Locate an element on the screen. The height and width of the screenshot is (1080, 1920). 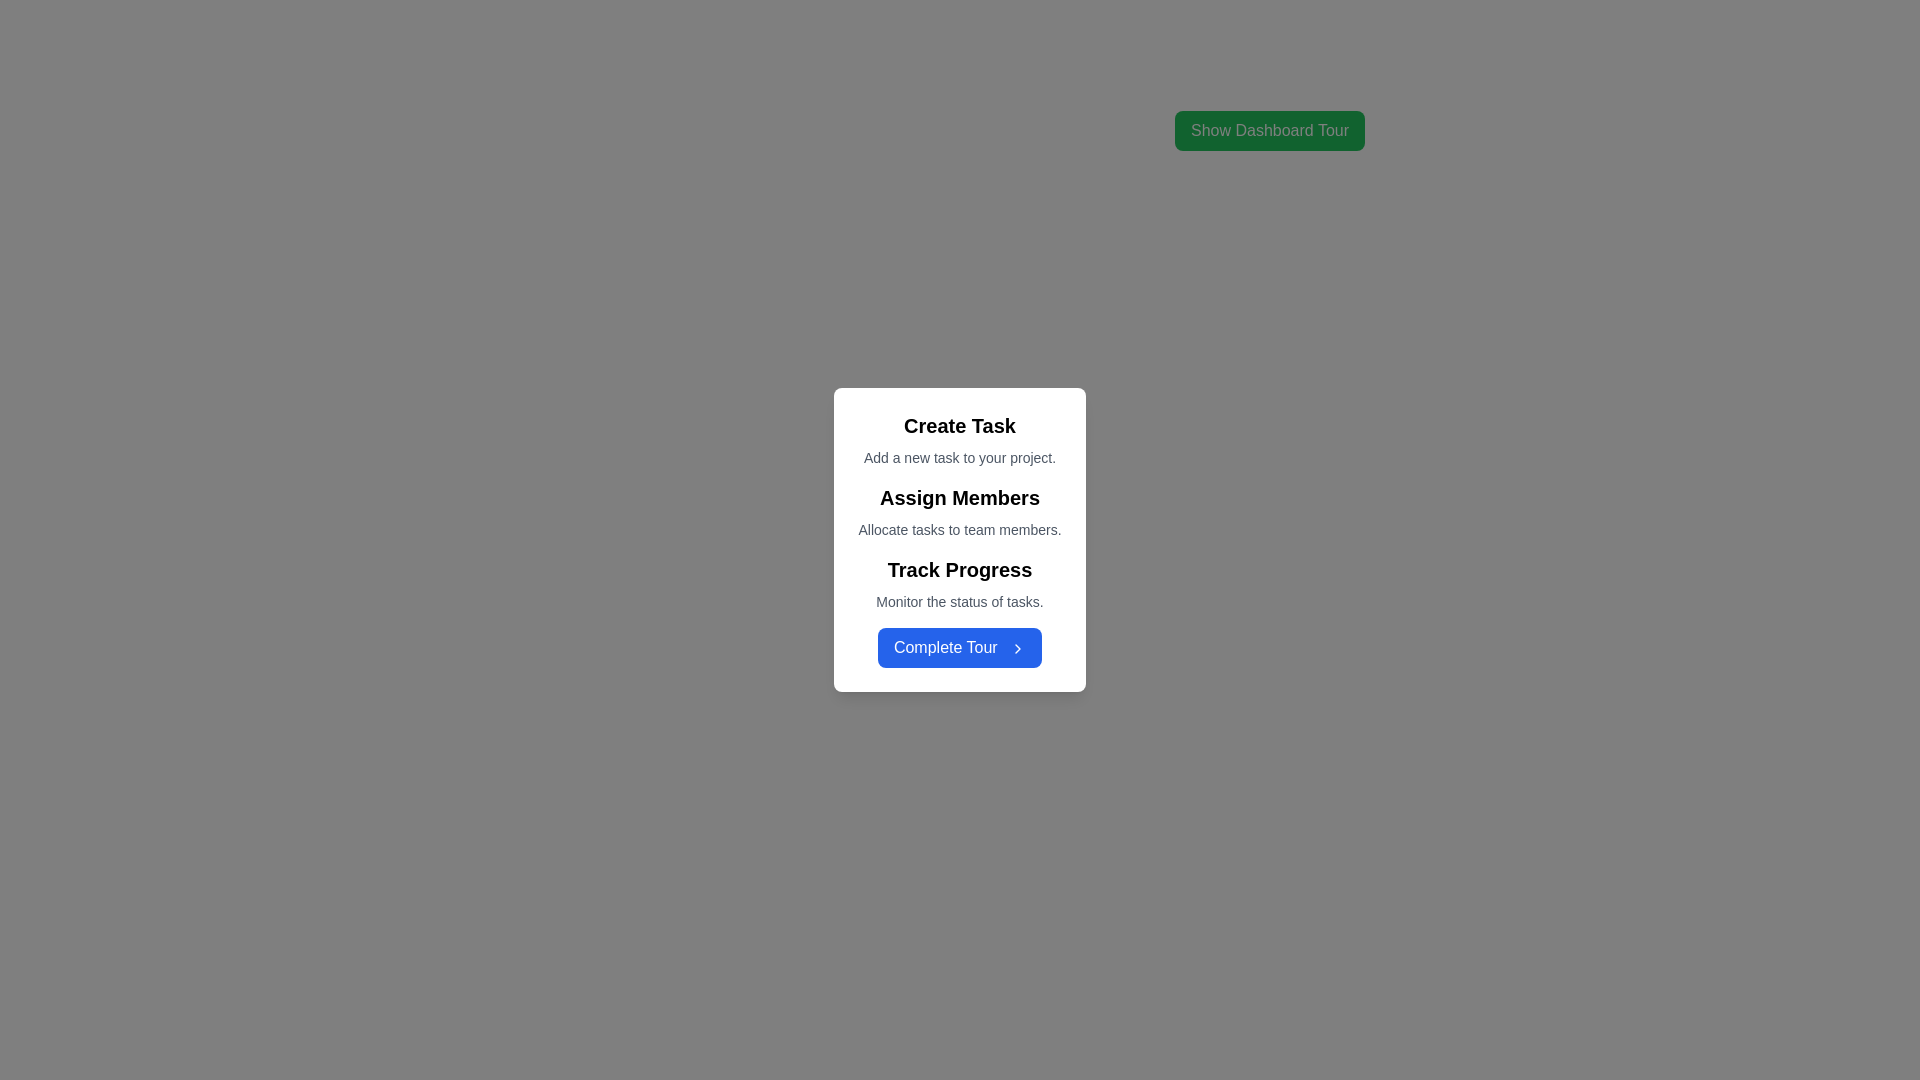
the green rectangular button labeled 'Show Dashboard Tour' is located at coordinates (1269, 123).